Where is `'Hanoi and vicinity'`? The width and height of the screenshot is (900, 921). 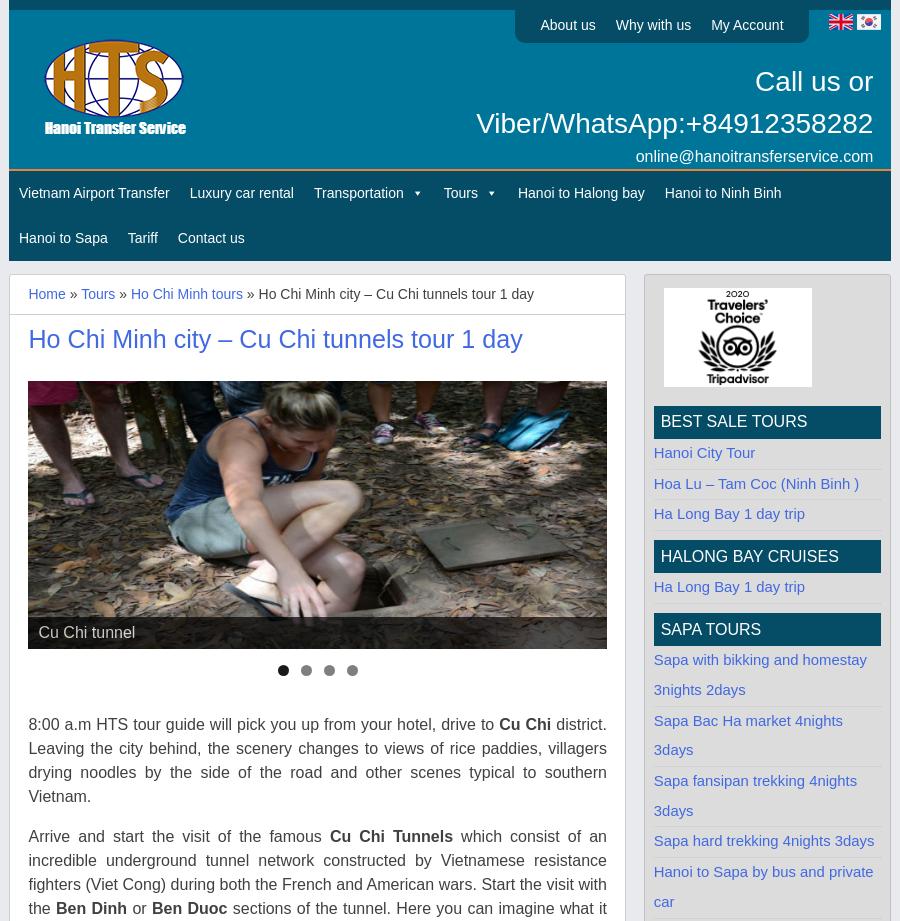 'Hanoi and vicinity' is located at coordinates (717, 234).